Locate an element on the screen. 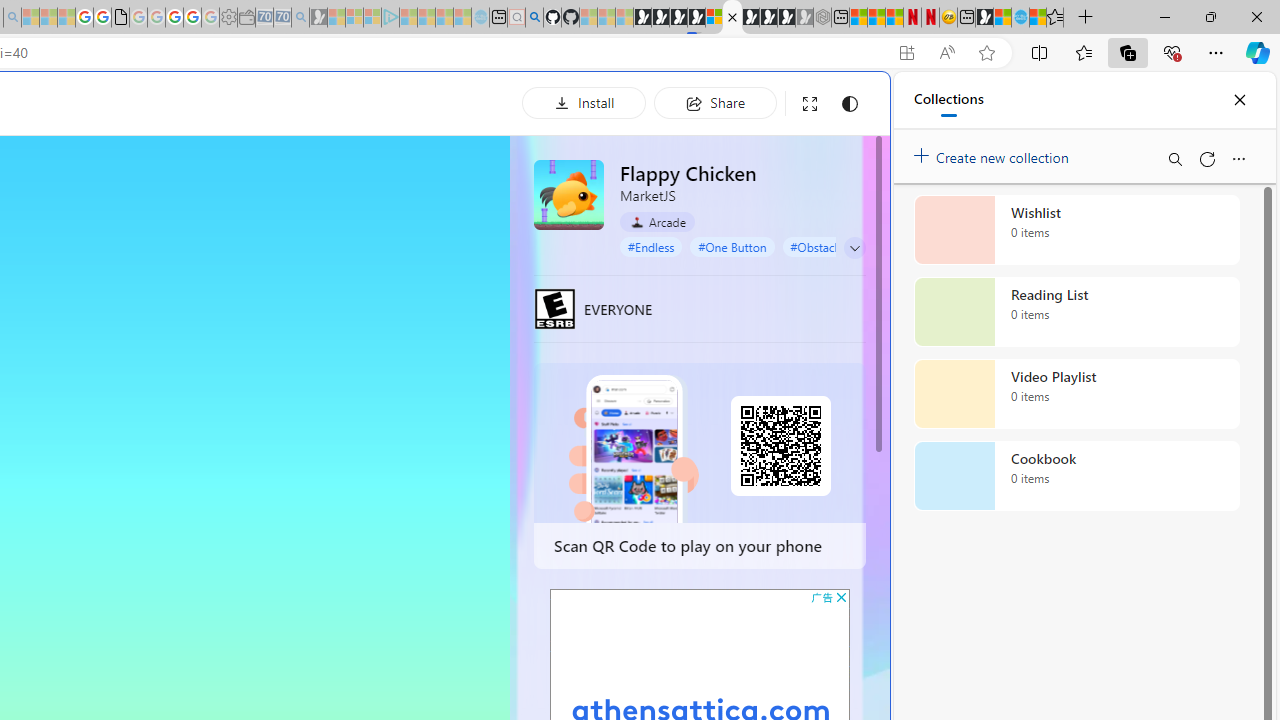 The width and height of the screenshot is (1280, 720). 'Services - Maintenance | Sky Blue Bikes - Sky Blue Bikes' is located at coordinates (1020, 17).